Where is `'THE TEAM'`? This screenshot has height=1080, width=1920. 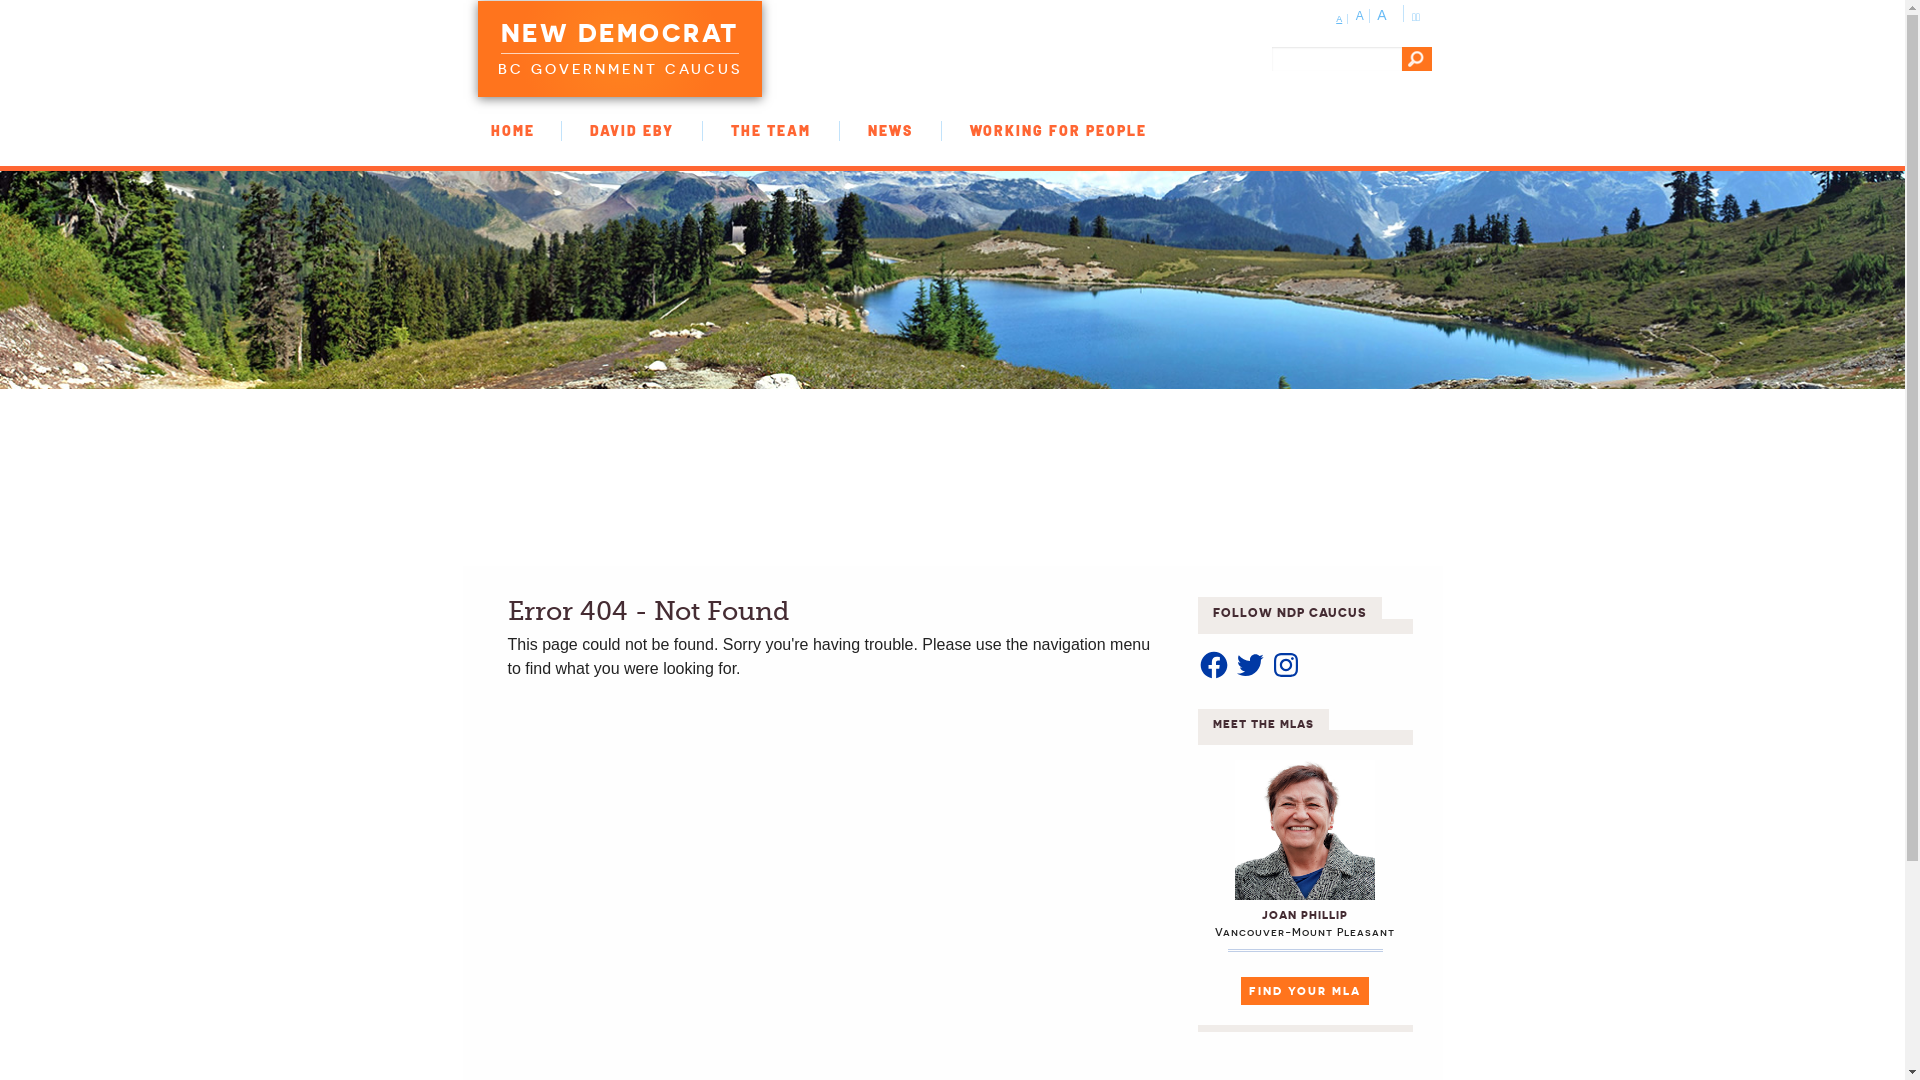
'THE TEAM' is located at coordinates (770, 131).